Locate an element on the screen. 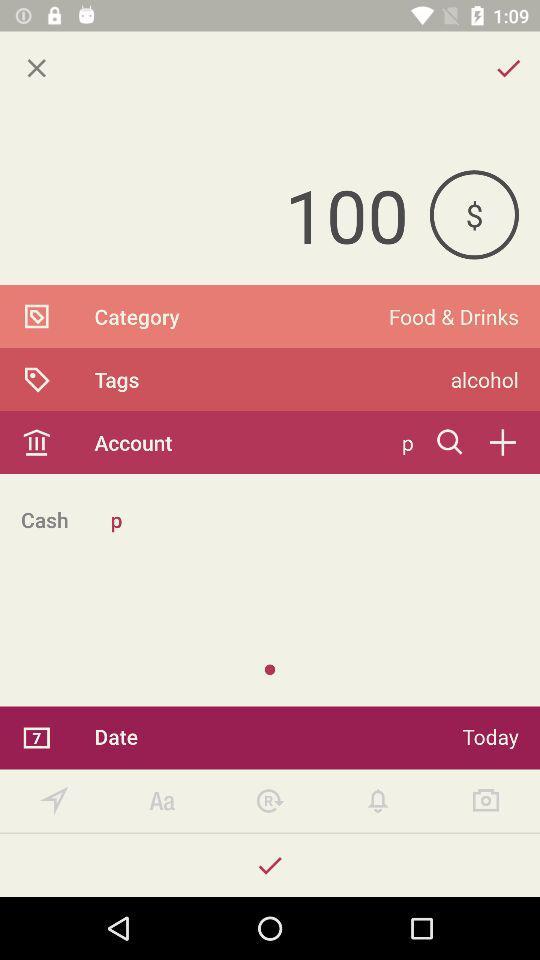 This screenshot has height=960, width=540. take picture is located at coordinates (485, 801).